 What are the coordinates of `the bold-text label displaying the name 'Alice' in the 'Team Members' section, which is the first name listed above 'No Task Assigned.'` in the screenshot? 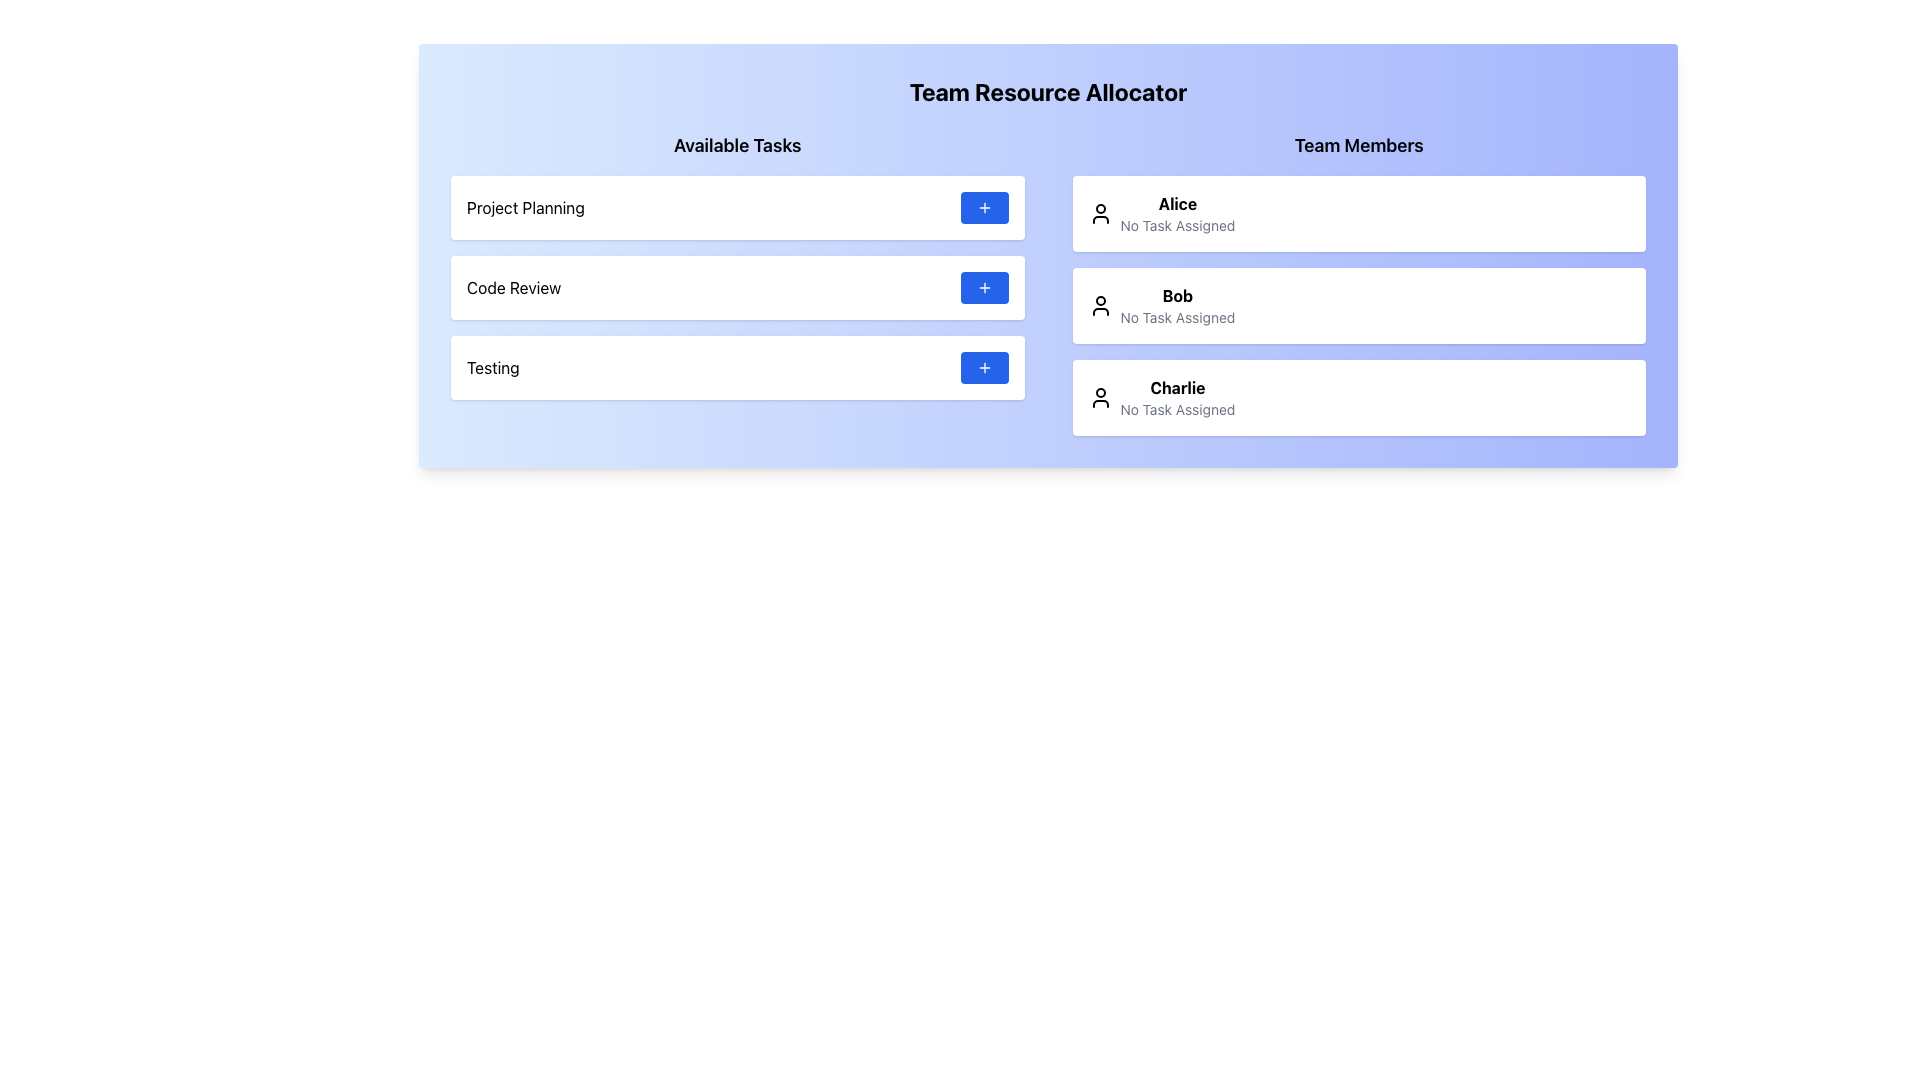 It's located at (1177, 204).